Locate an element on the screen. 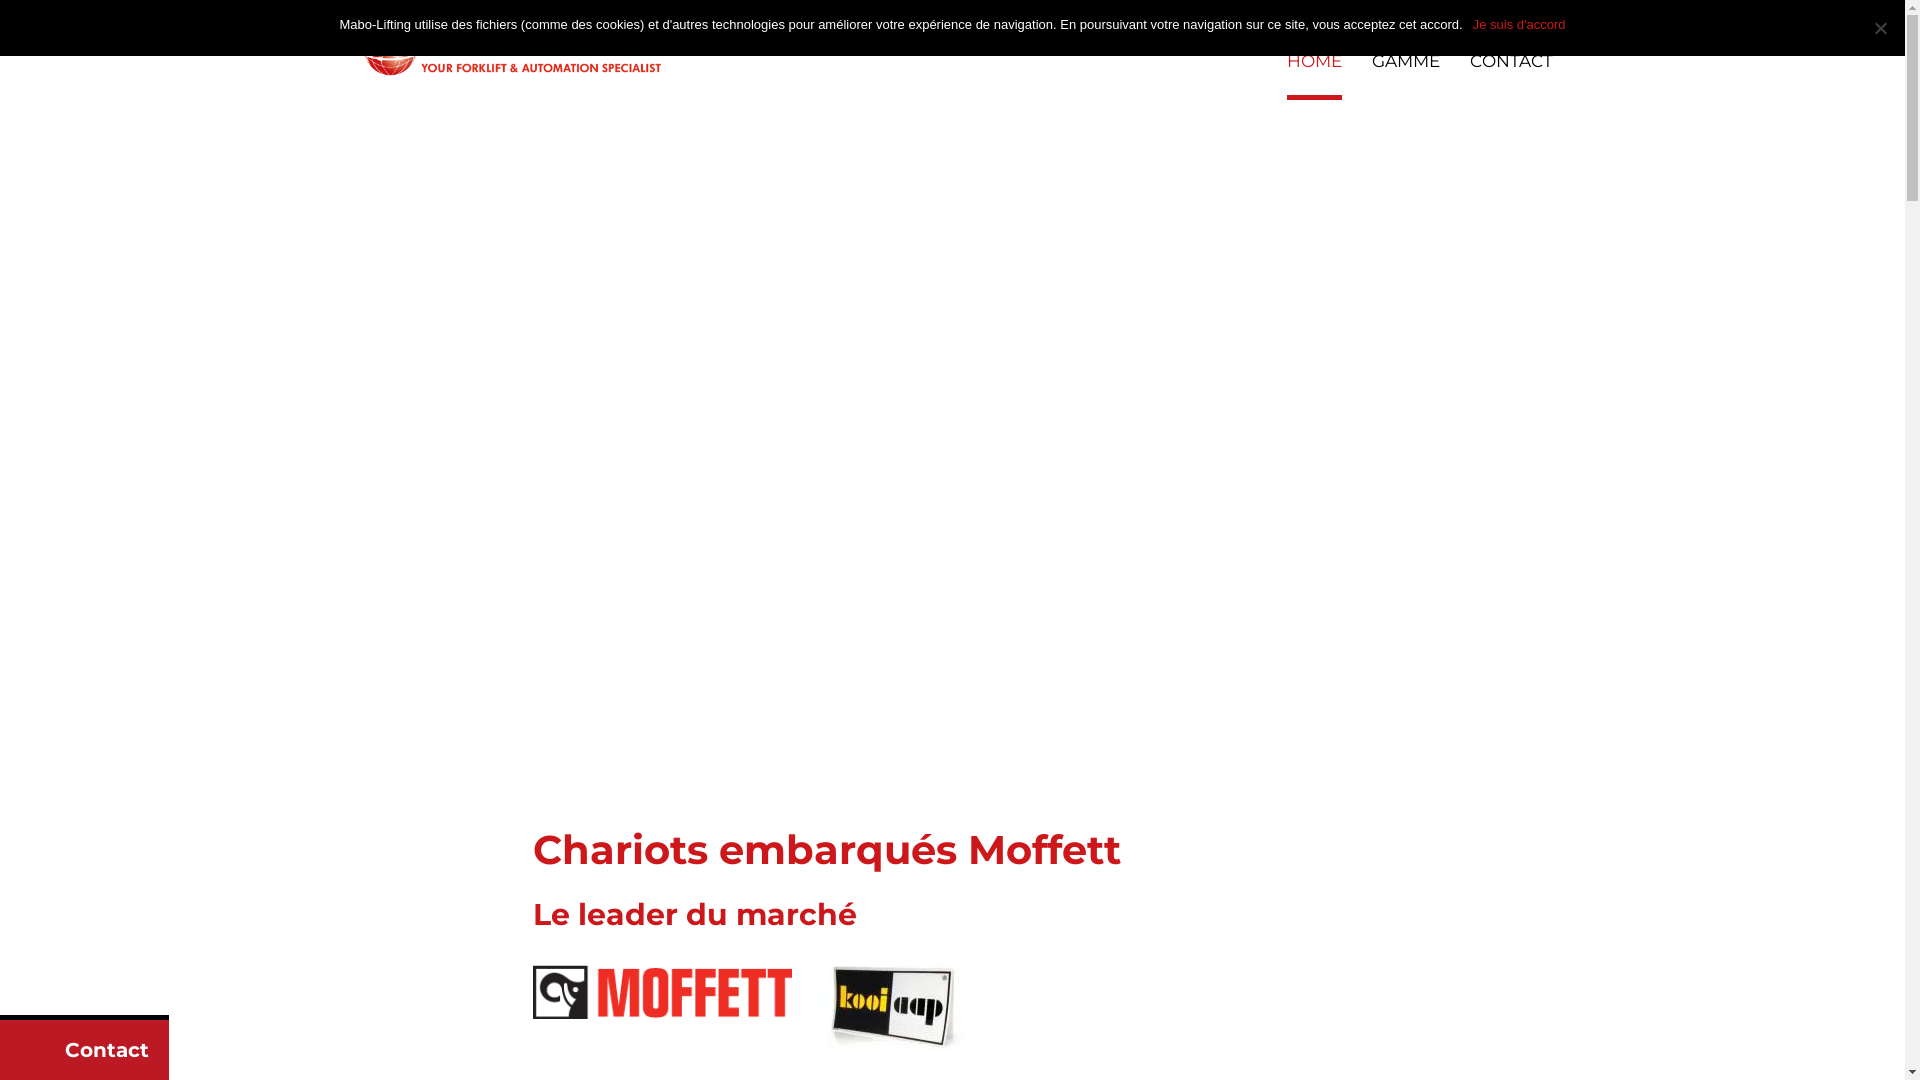 The width and height of the screenshot is (1920, 1080). 'CONTACT' is located at coordinates (1511, 75).